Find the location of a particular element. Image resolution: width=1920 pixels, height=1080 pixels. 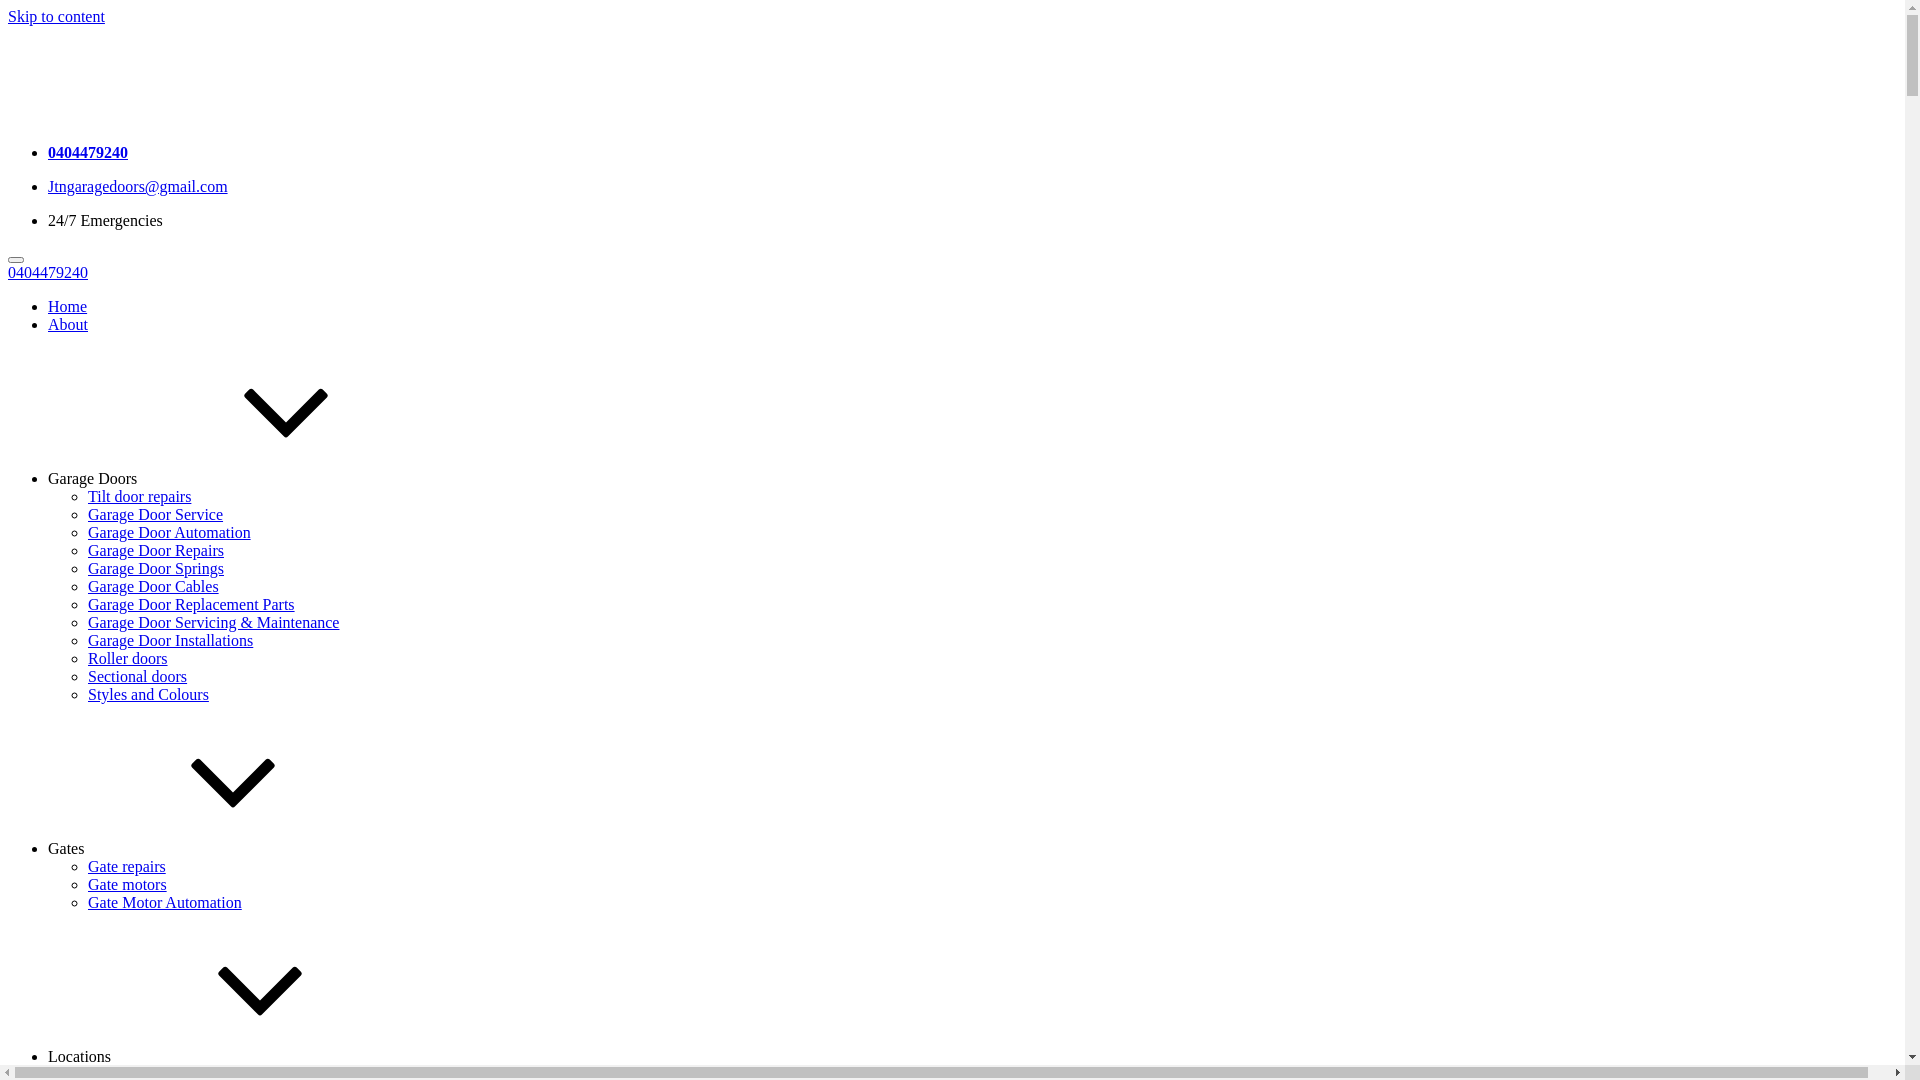

'Home' is located at coordinates (67, 306).